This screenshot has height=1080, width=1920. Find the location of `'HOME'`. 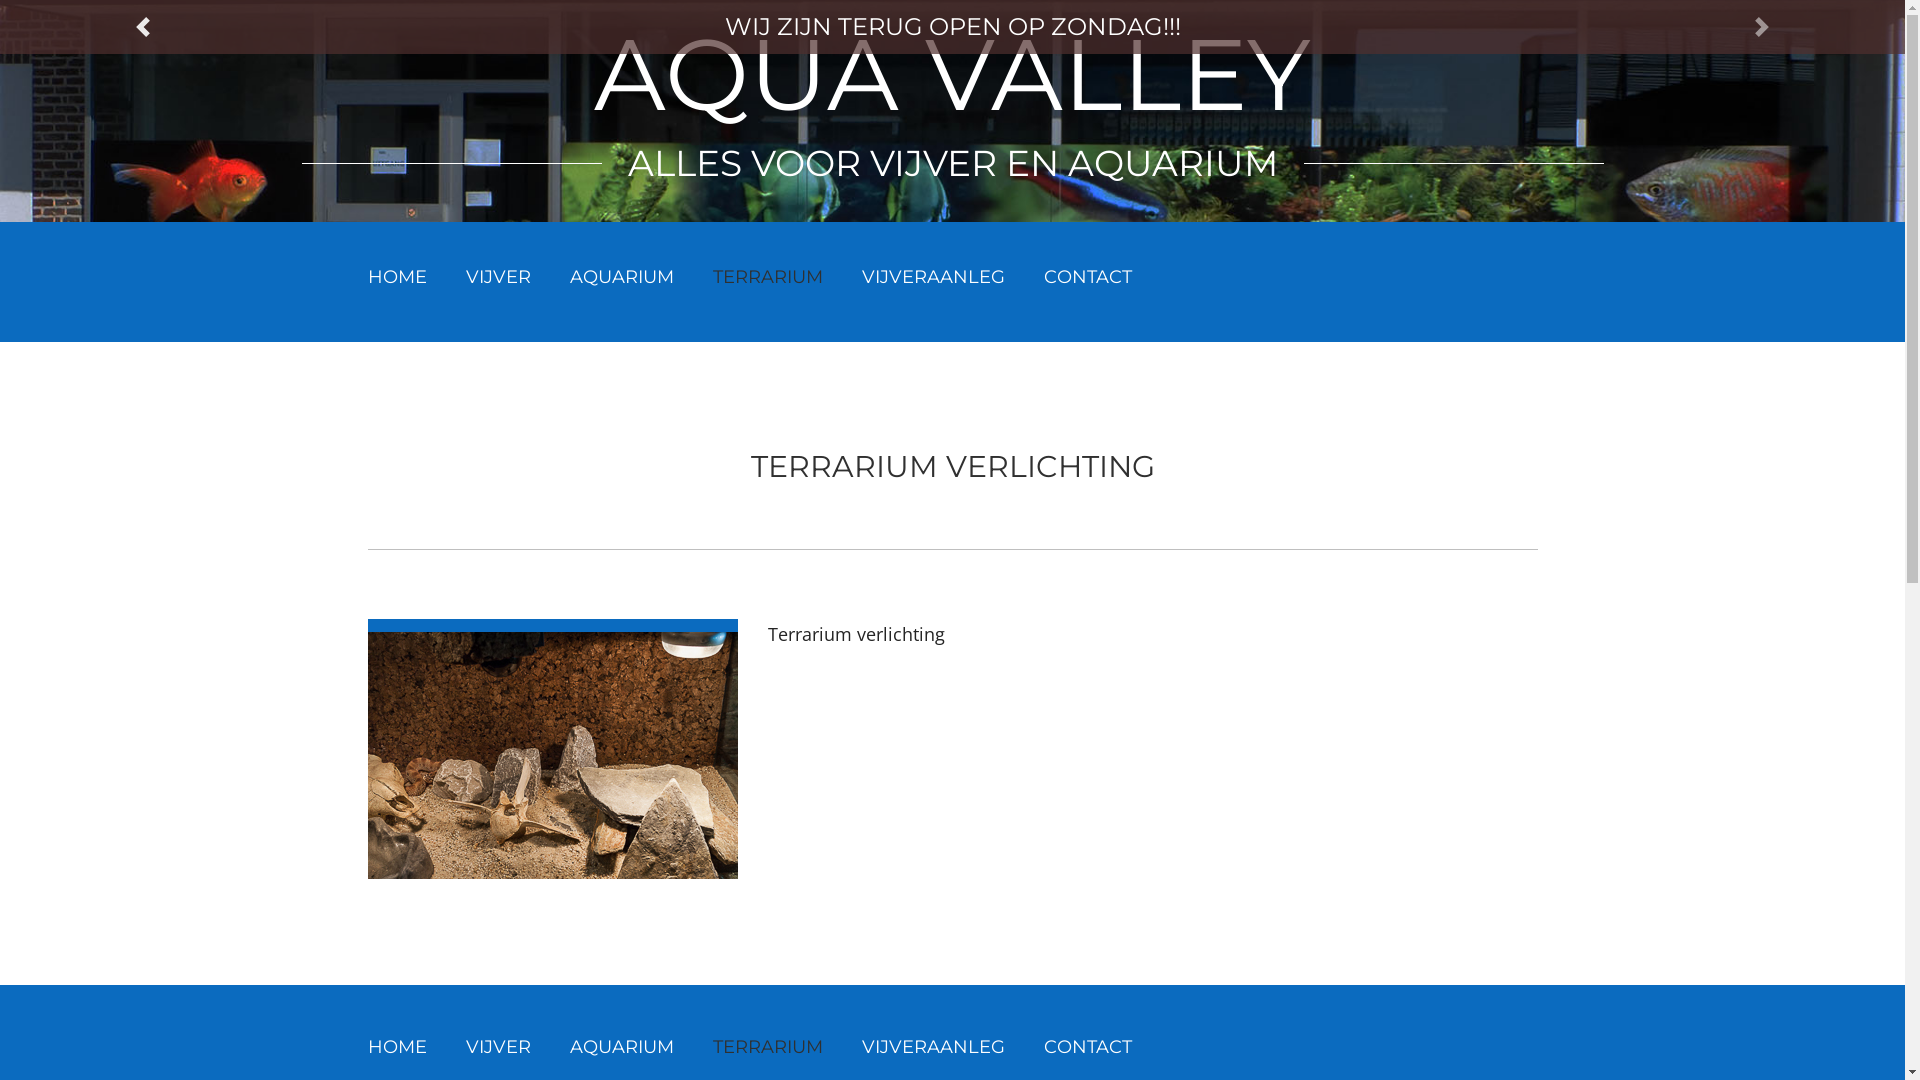

'HOME' is located at coordinates (368, 1045).